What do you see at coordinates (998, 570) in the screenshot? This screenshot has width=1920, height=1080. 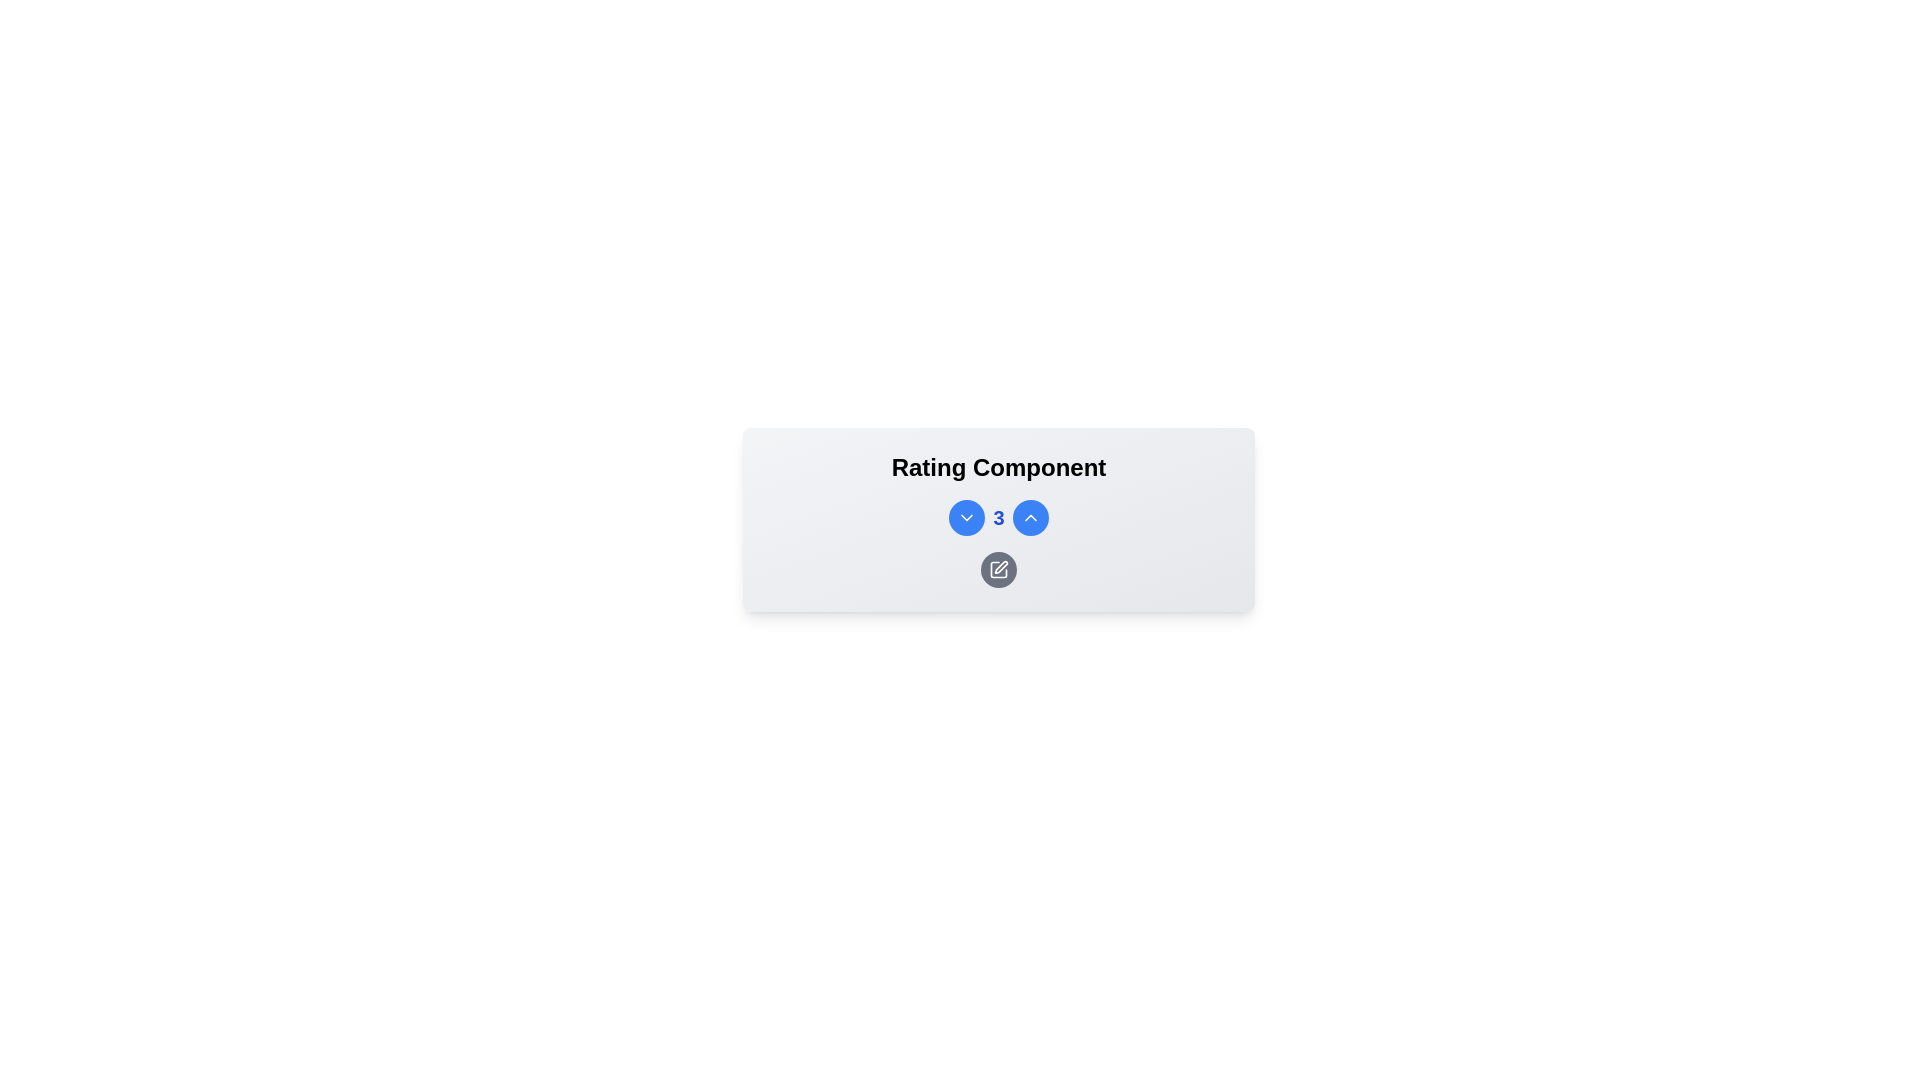 I see `the circular button with a gray background and a white icon resembling a square with a pen, located beneath the central number '3' in the rating component for keyboard navigation` at bounding box center [998, 570].